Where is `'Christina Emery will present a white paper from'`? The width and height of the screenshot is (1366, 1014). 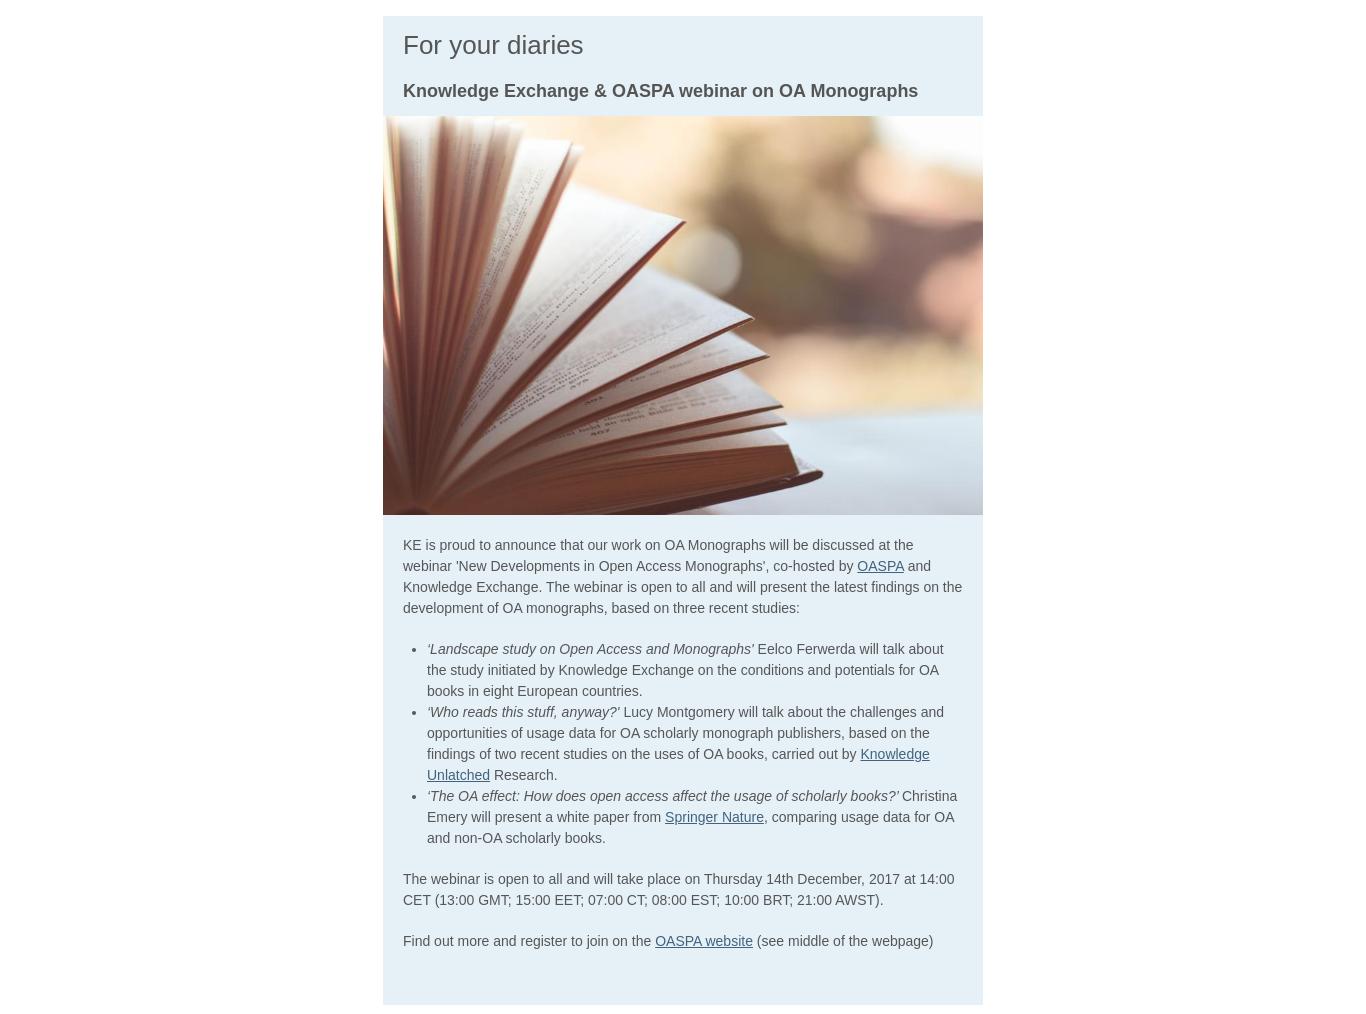
'Christina Emery will present a white paper from' is located at coordinates (692, 805).